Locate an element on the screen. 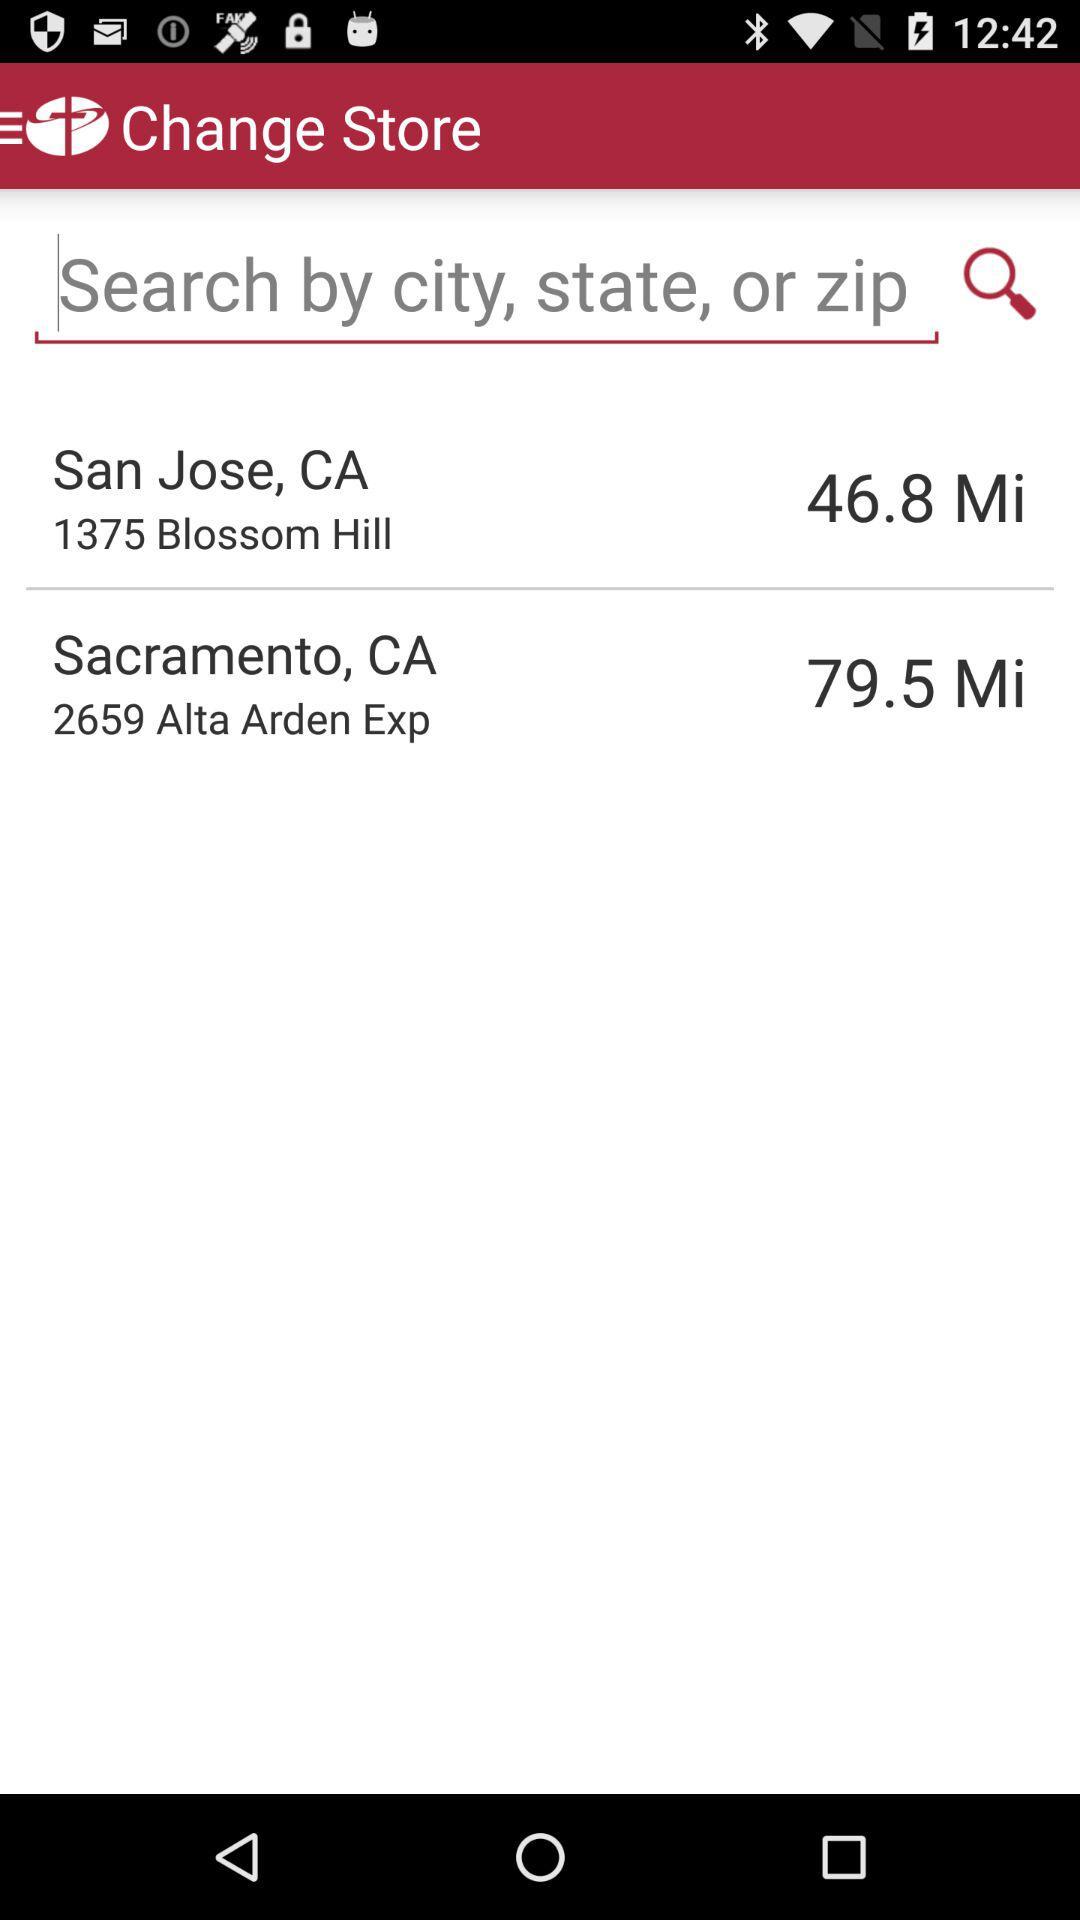 The image size is (1080, 1920). the item above the 1375 blossom hill app is located at coordinates (210, 466).